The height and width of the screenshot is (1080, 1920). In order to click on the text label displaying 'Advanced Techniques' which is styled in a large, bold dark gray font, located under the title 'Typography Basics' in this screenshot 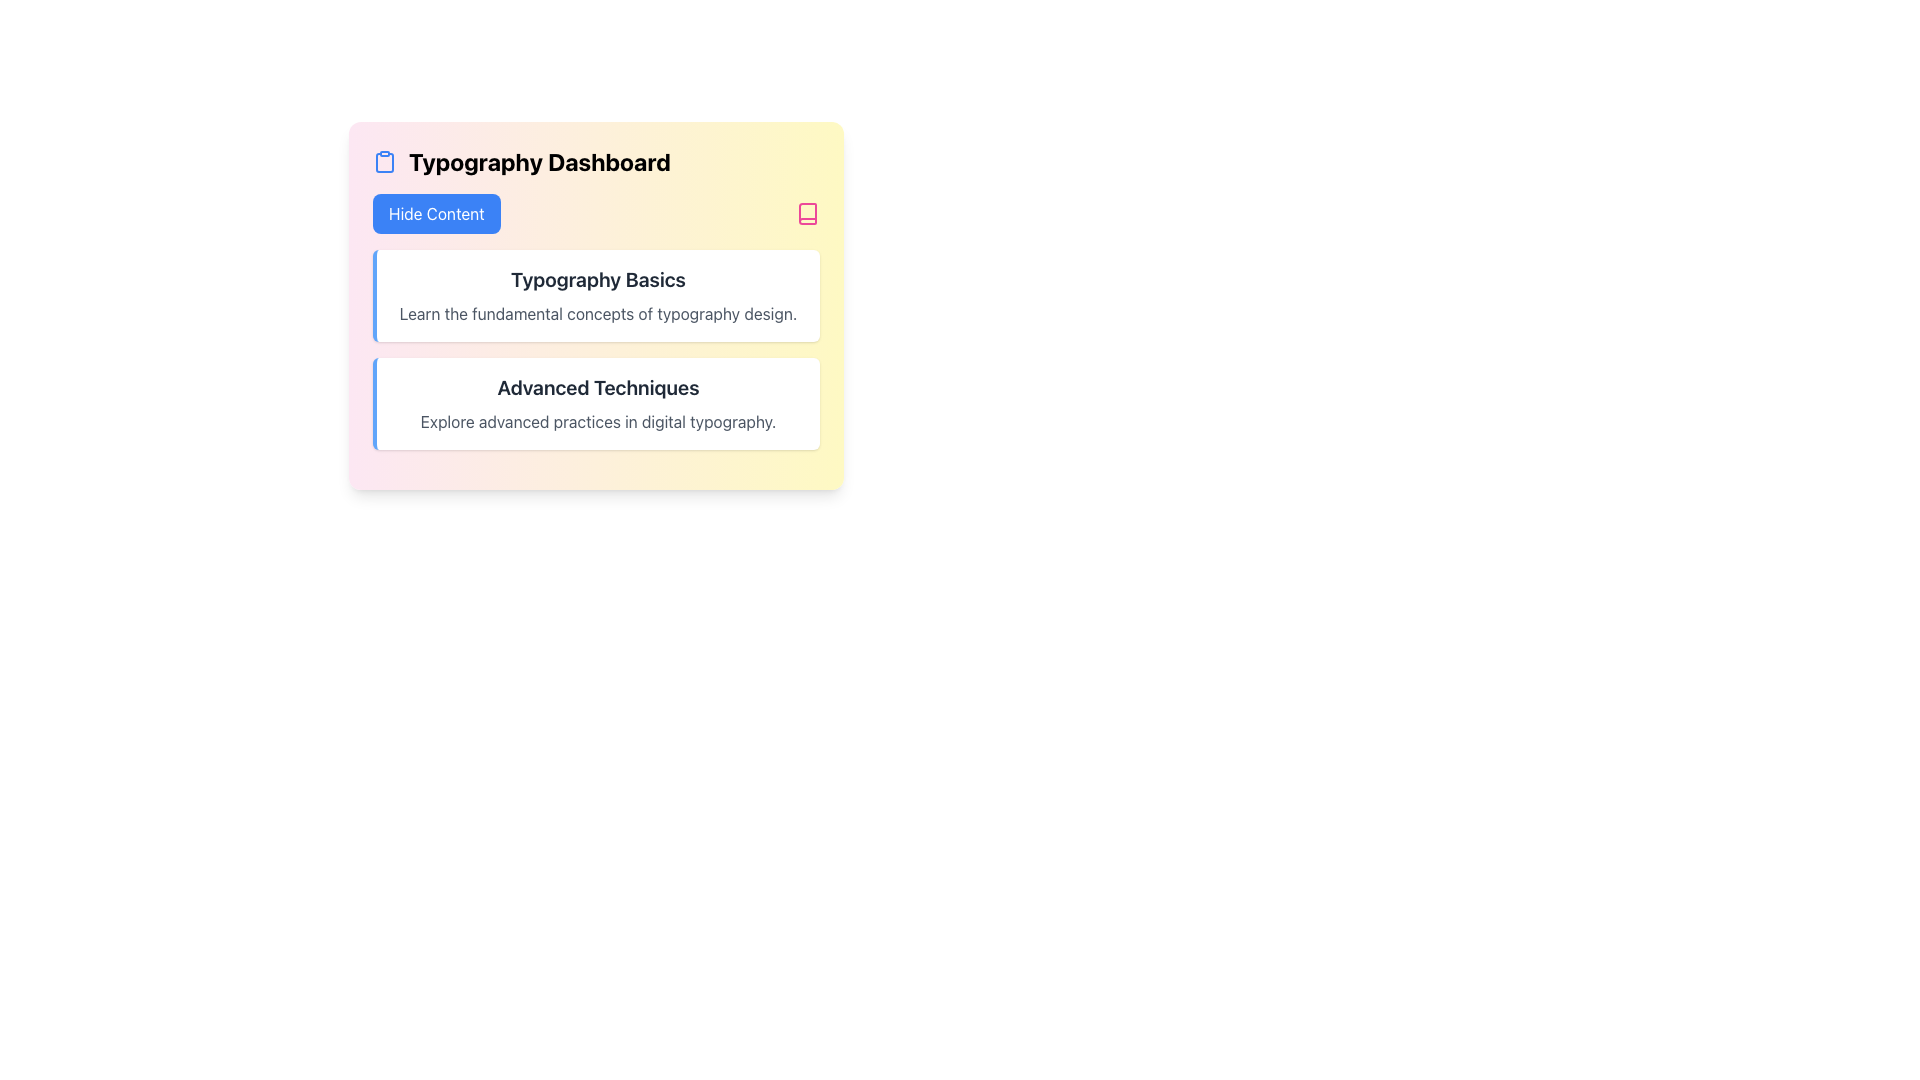, I will do `click(597, 388)`.